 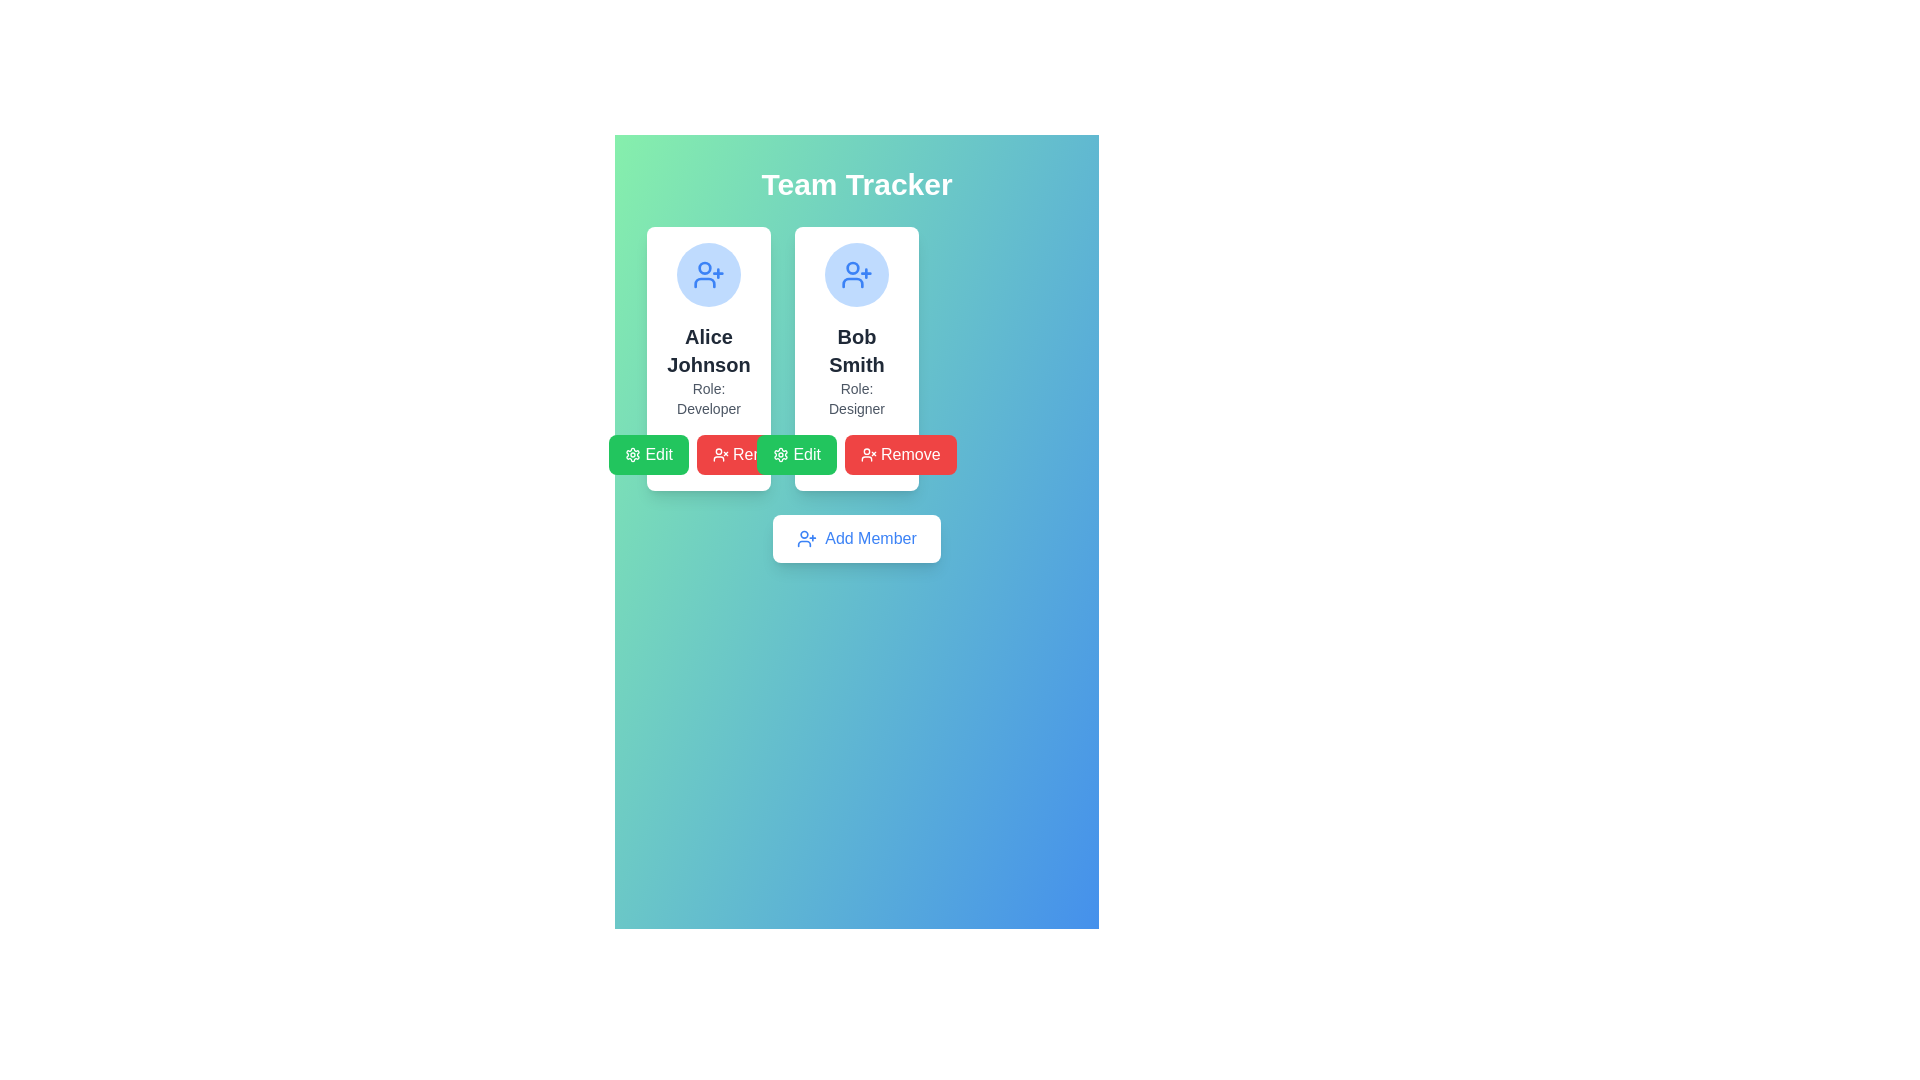 What do you see at coordinates (780, 455) in the screenshot?
I see `the settings icon located inside the 'Edit' button associated with user 'Alice Johnson'` at bounding box center [780, 455].